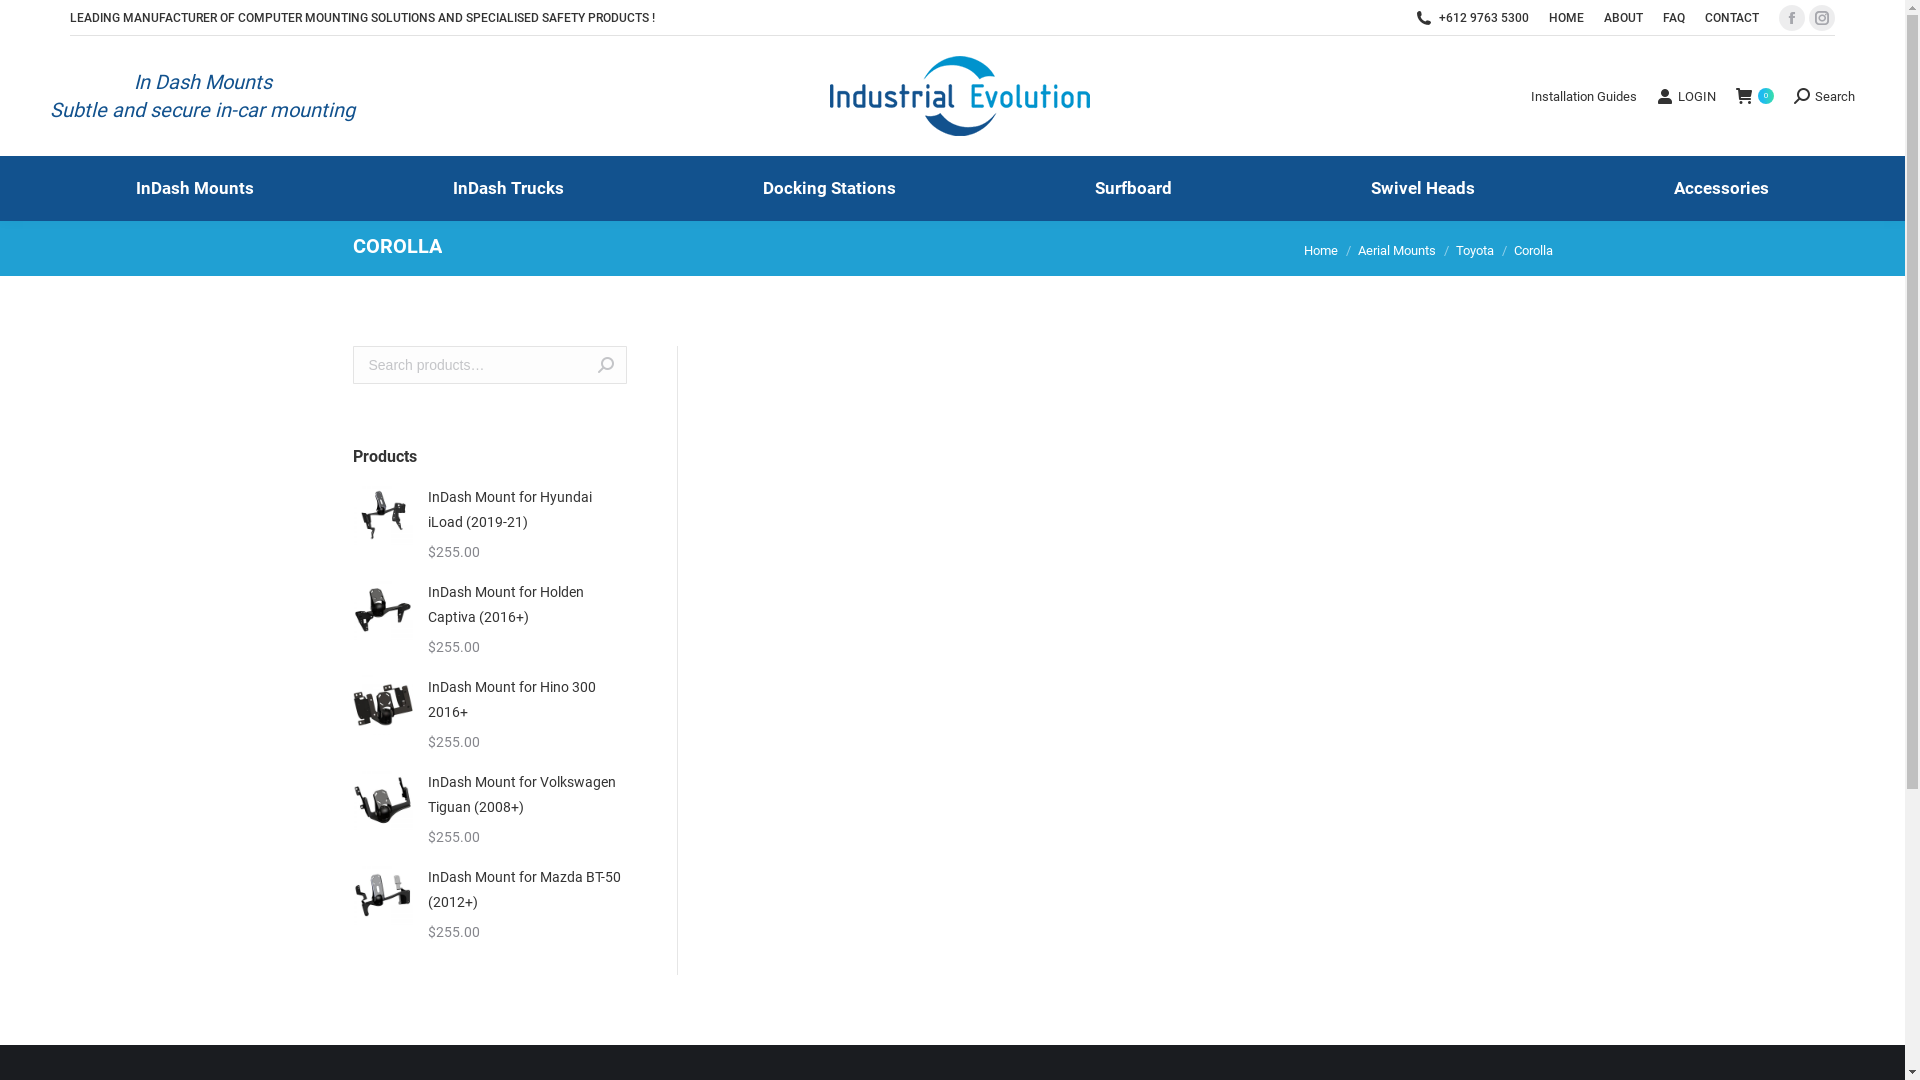 The height and width of the screenshot is (1080, 1920). I want to click on 'InDash Mount for Mazda BT-50 (2012+)', so click(527, 889).